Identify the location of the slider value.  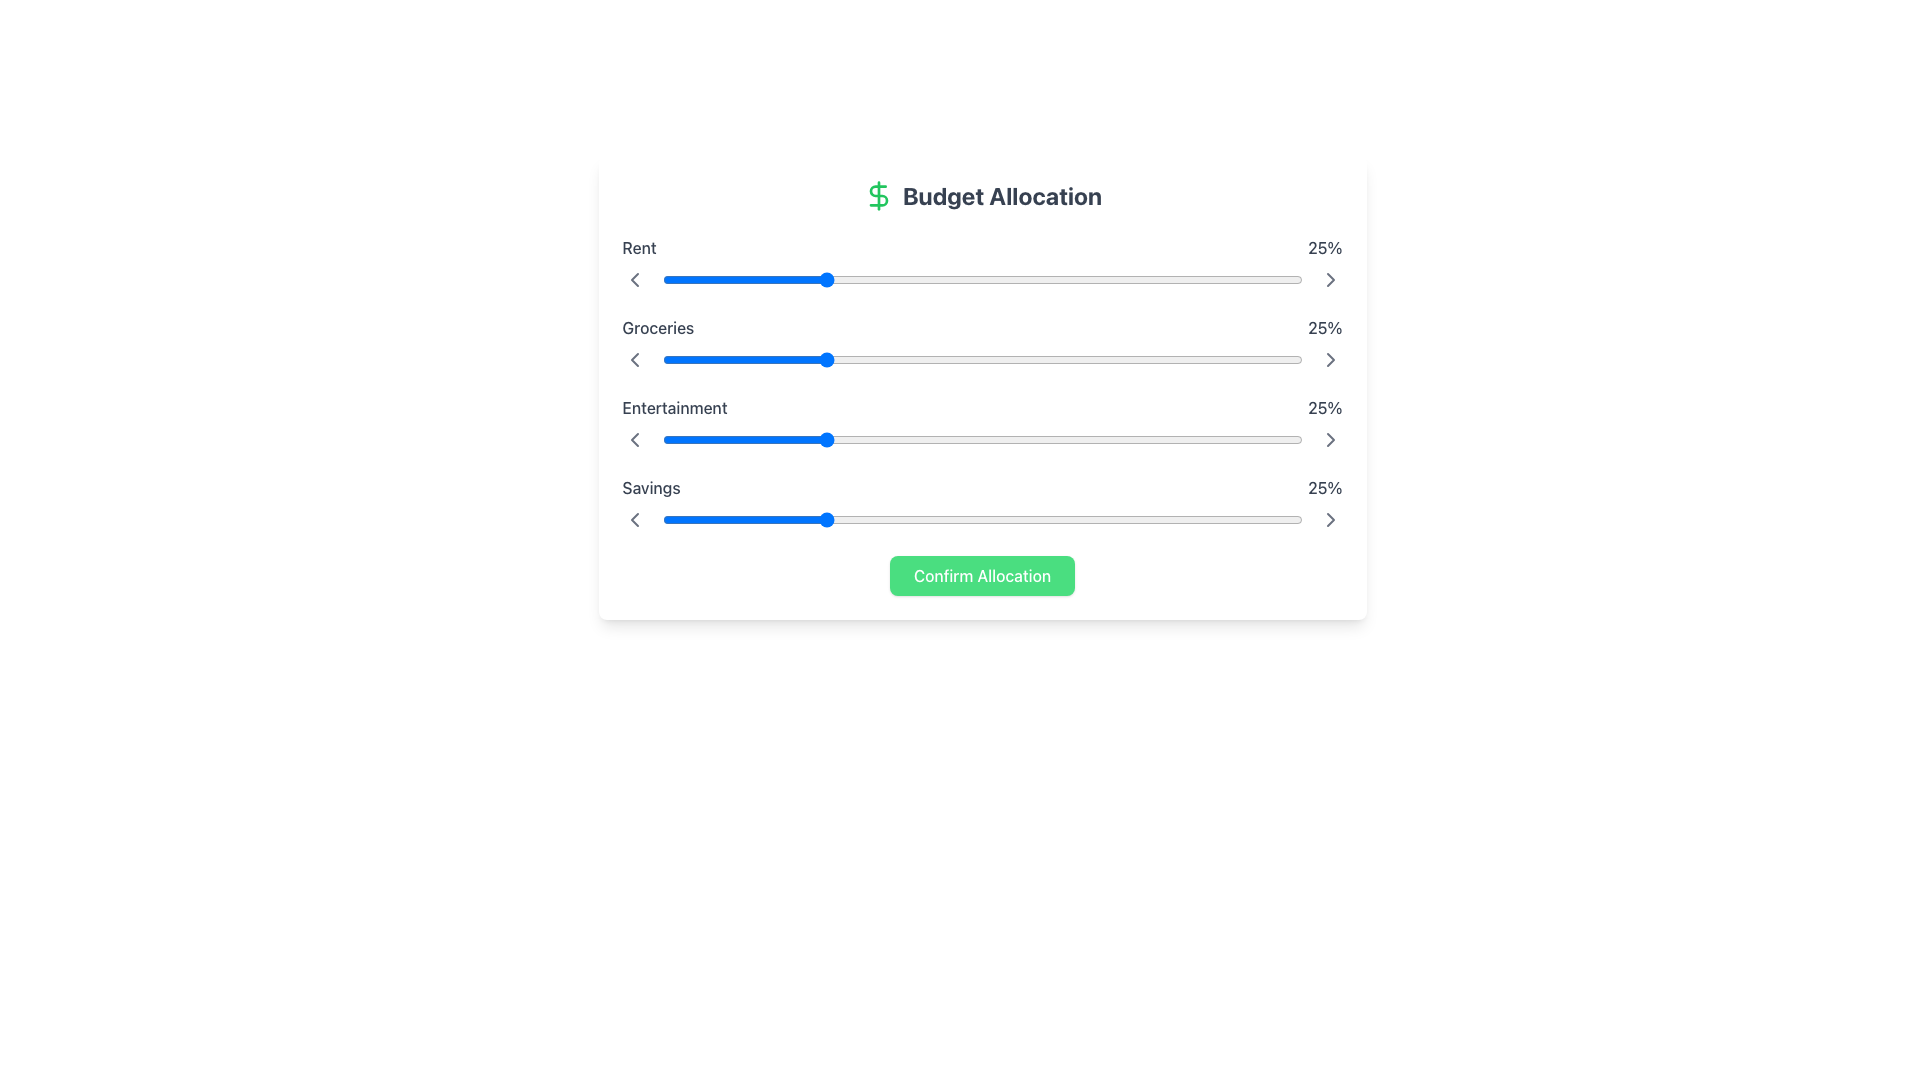
(1008, 438).